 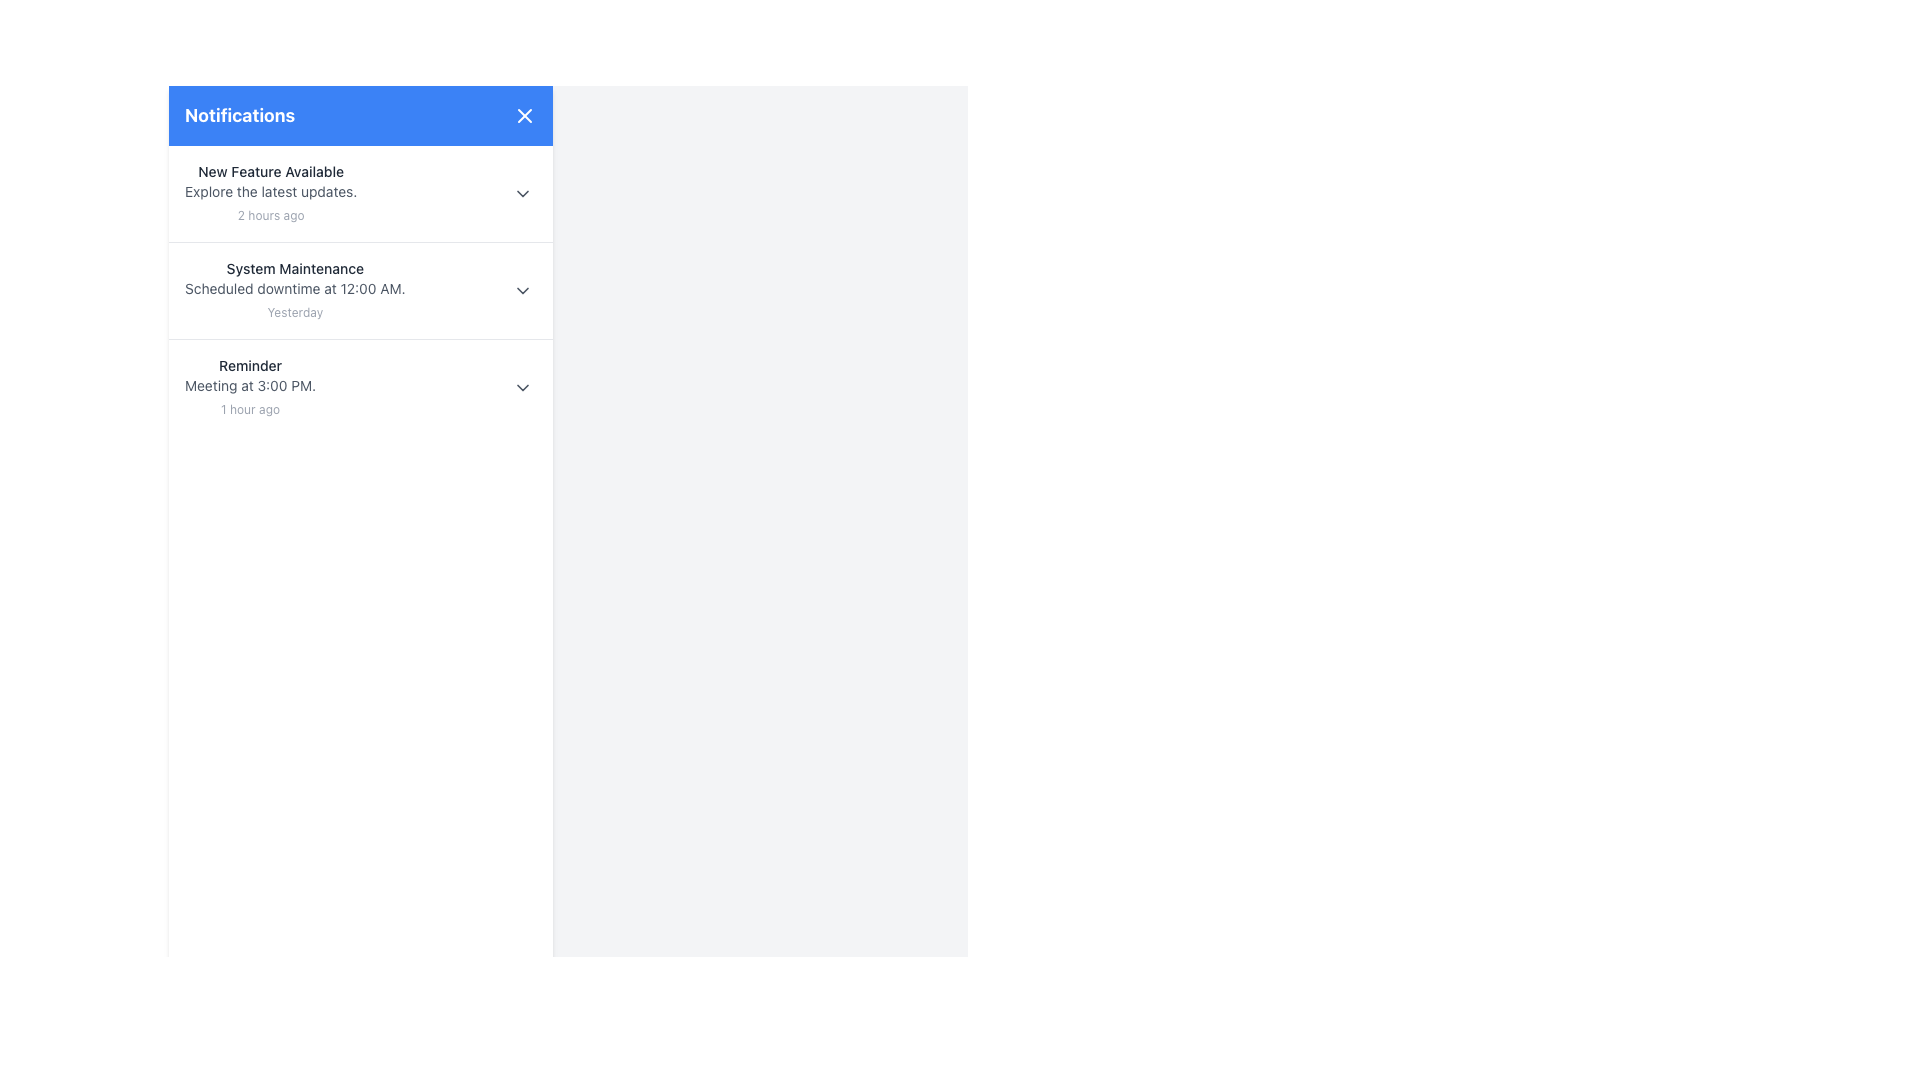 I want to click on the chevron icon next to the text 'Explore the latest updates' in the 'New Feature Available' notification section, so click(x=523, y=193).